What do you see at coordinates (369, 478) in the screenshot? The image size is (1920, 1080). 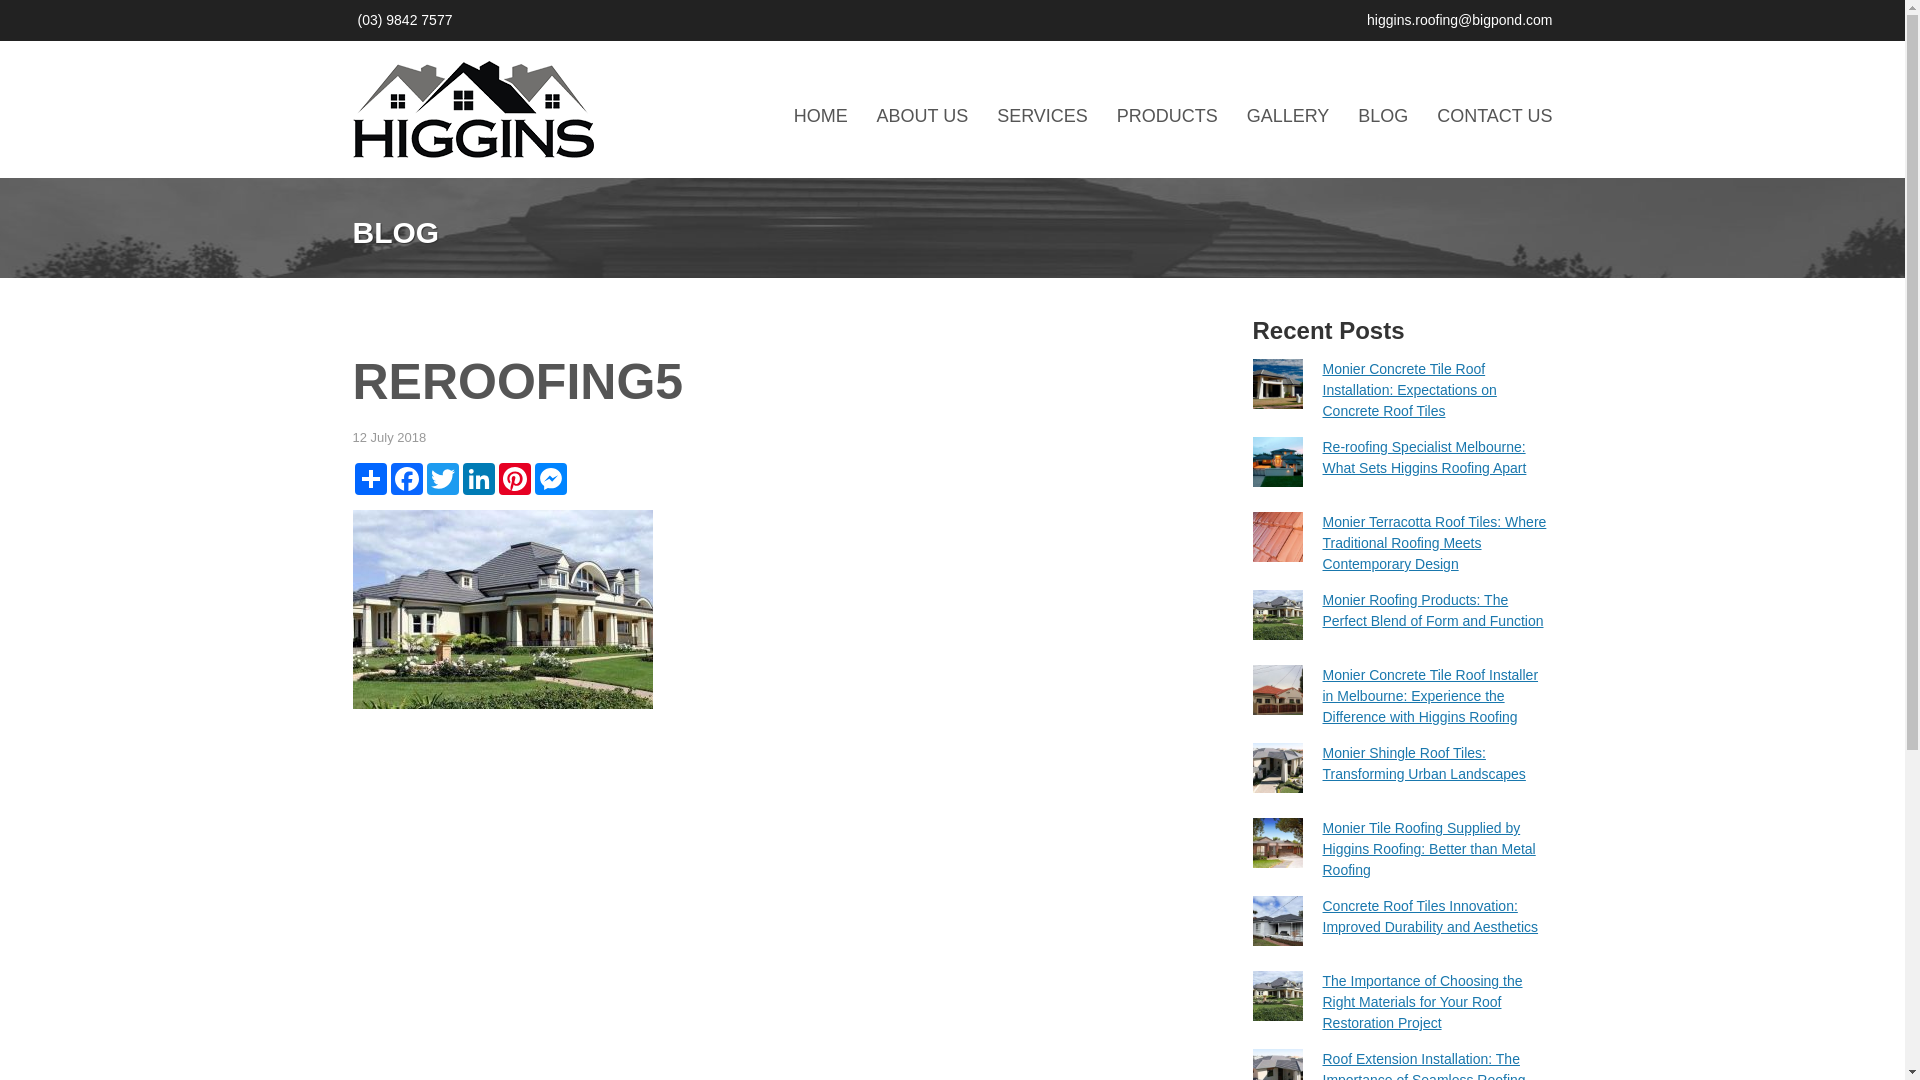 I see `'Share'` at bounding box center [369, 478].